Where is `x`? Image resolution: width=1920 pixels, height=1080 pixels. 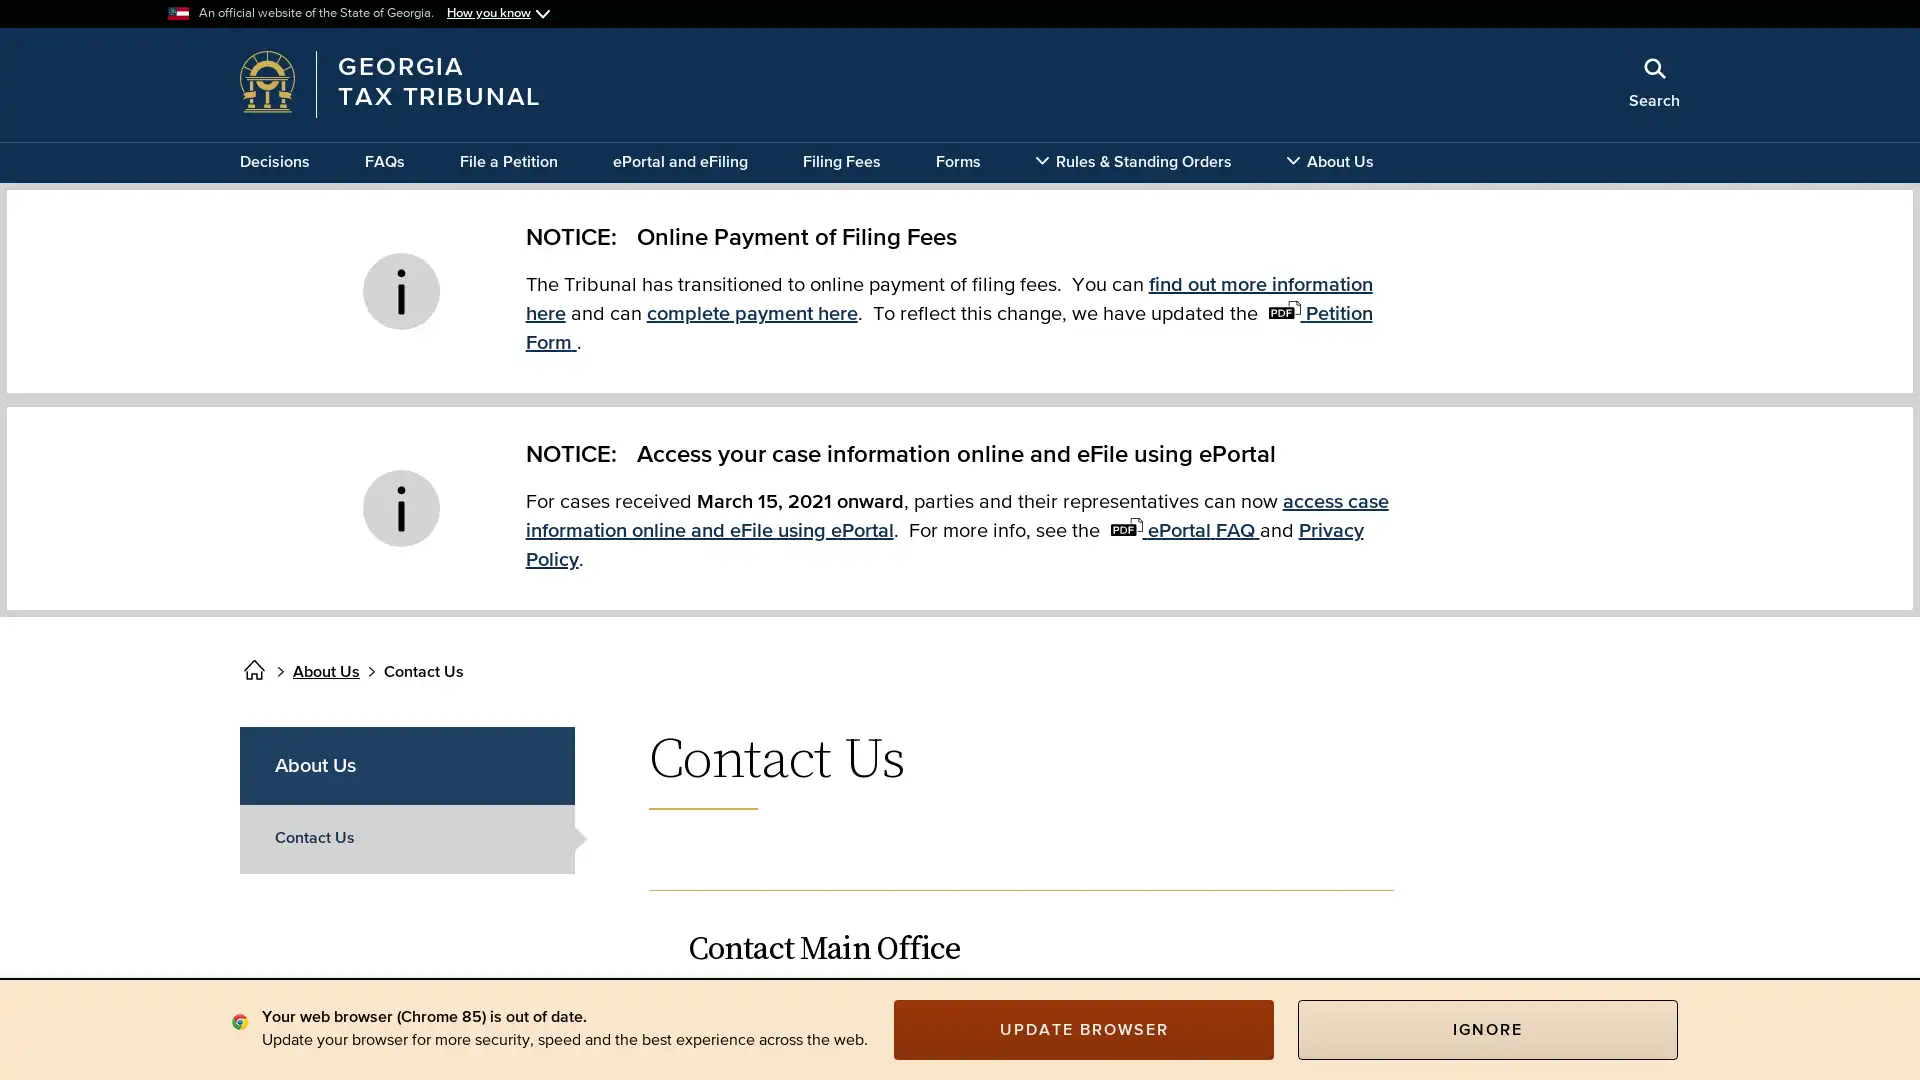 x is located at coordinates (430, 326).